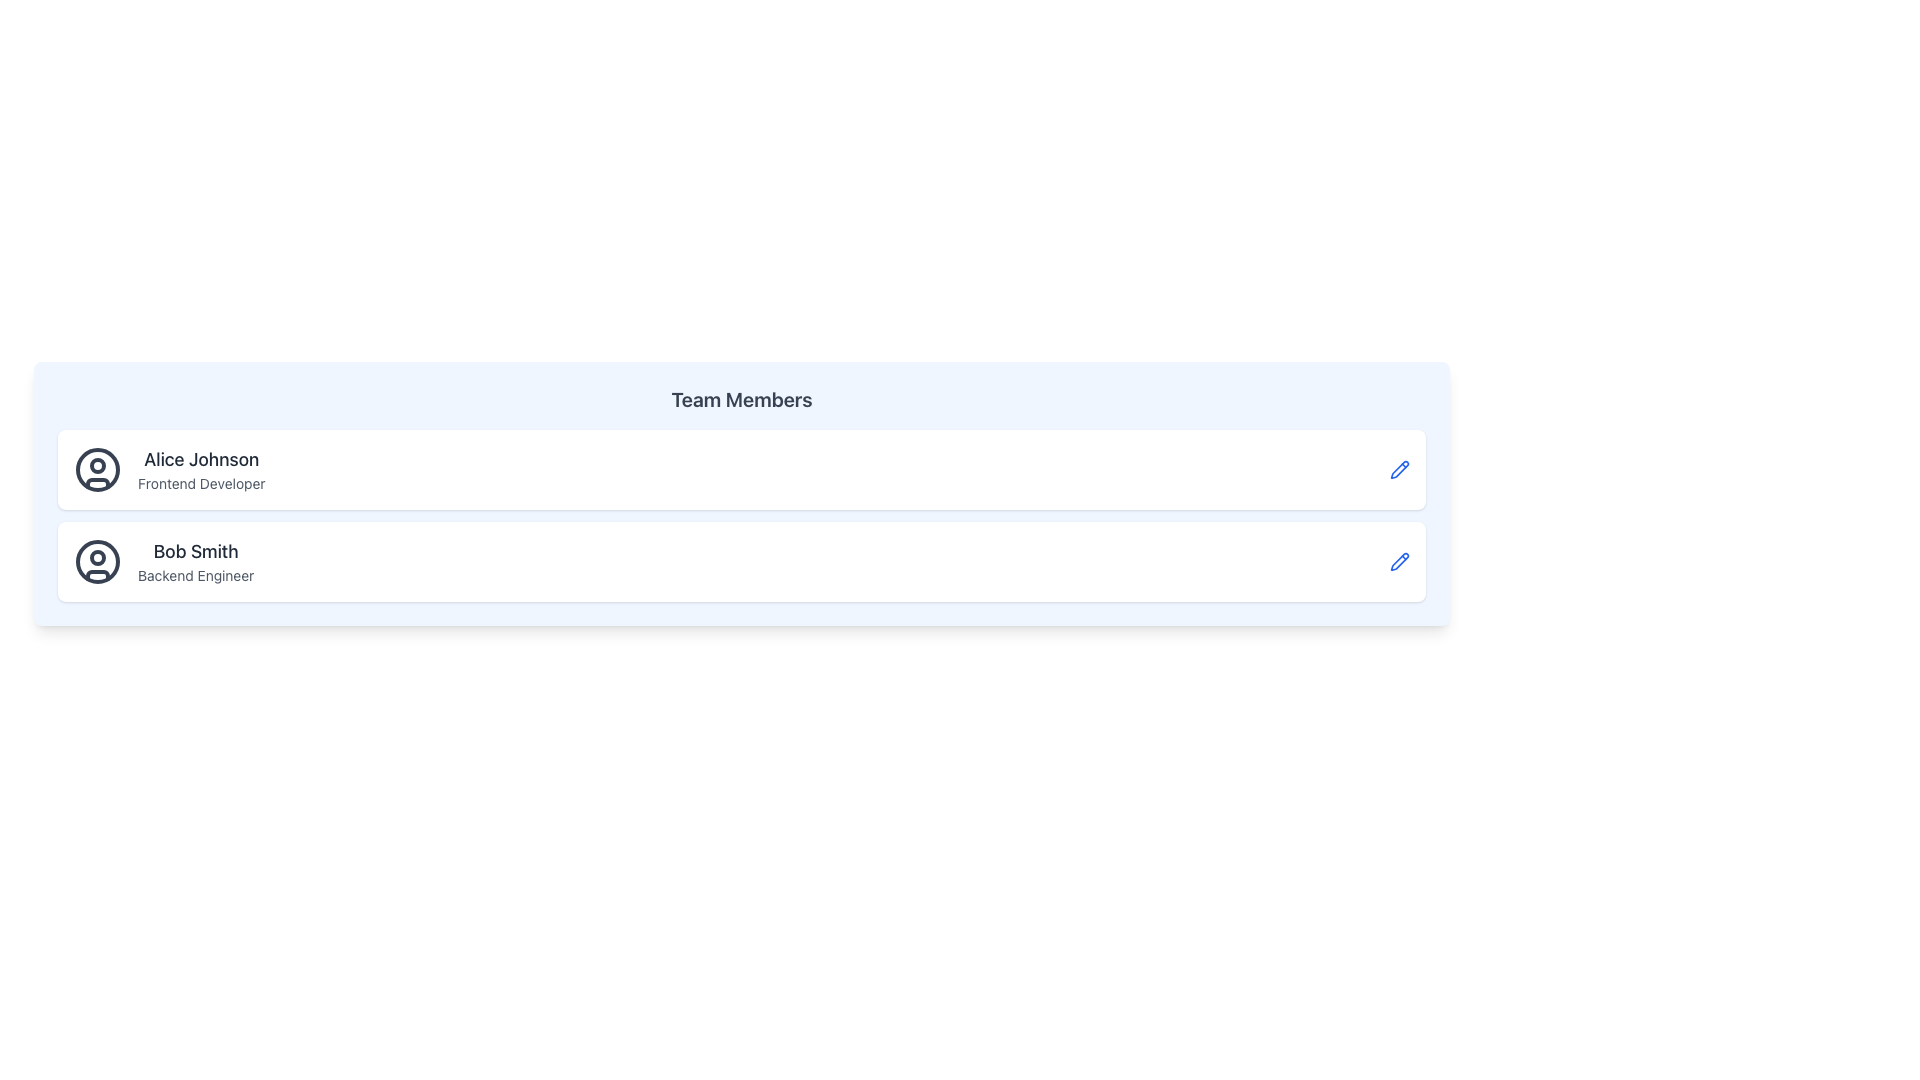 The width and height of the screenshot is (1920, 1080). I want to click on to interact with the List Item displaying 'Bob Smith' and 'Backend Engineer', which includes a circular user icon and is the second item under the 'Team Members' section, so click(163, 562).